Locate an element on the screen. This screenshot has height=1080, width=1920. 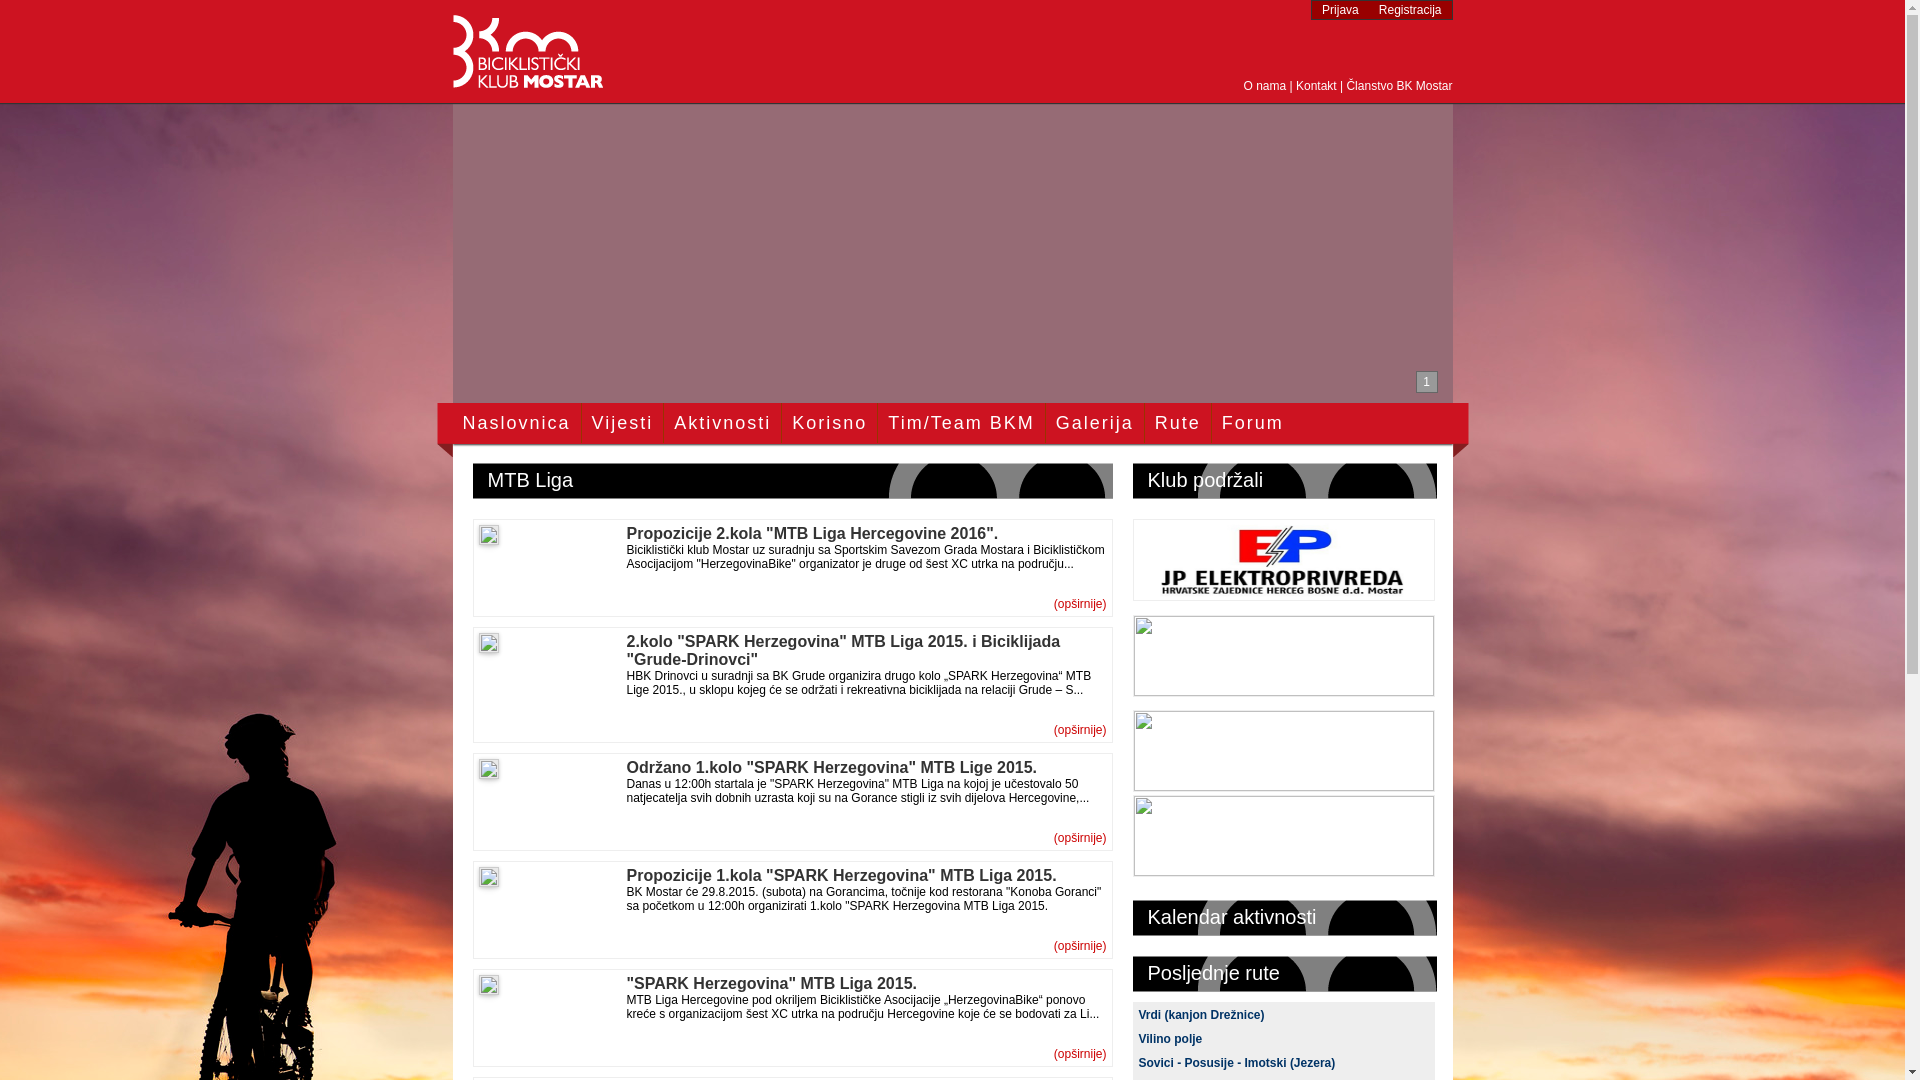
'Korisno' is located at coordinates (829, 422).